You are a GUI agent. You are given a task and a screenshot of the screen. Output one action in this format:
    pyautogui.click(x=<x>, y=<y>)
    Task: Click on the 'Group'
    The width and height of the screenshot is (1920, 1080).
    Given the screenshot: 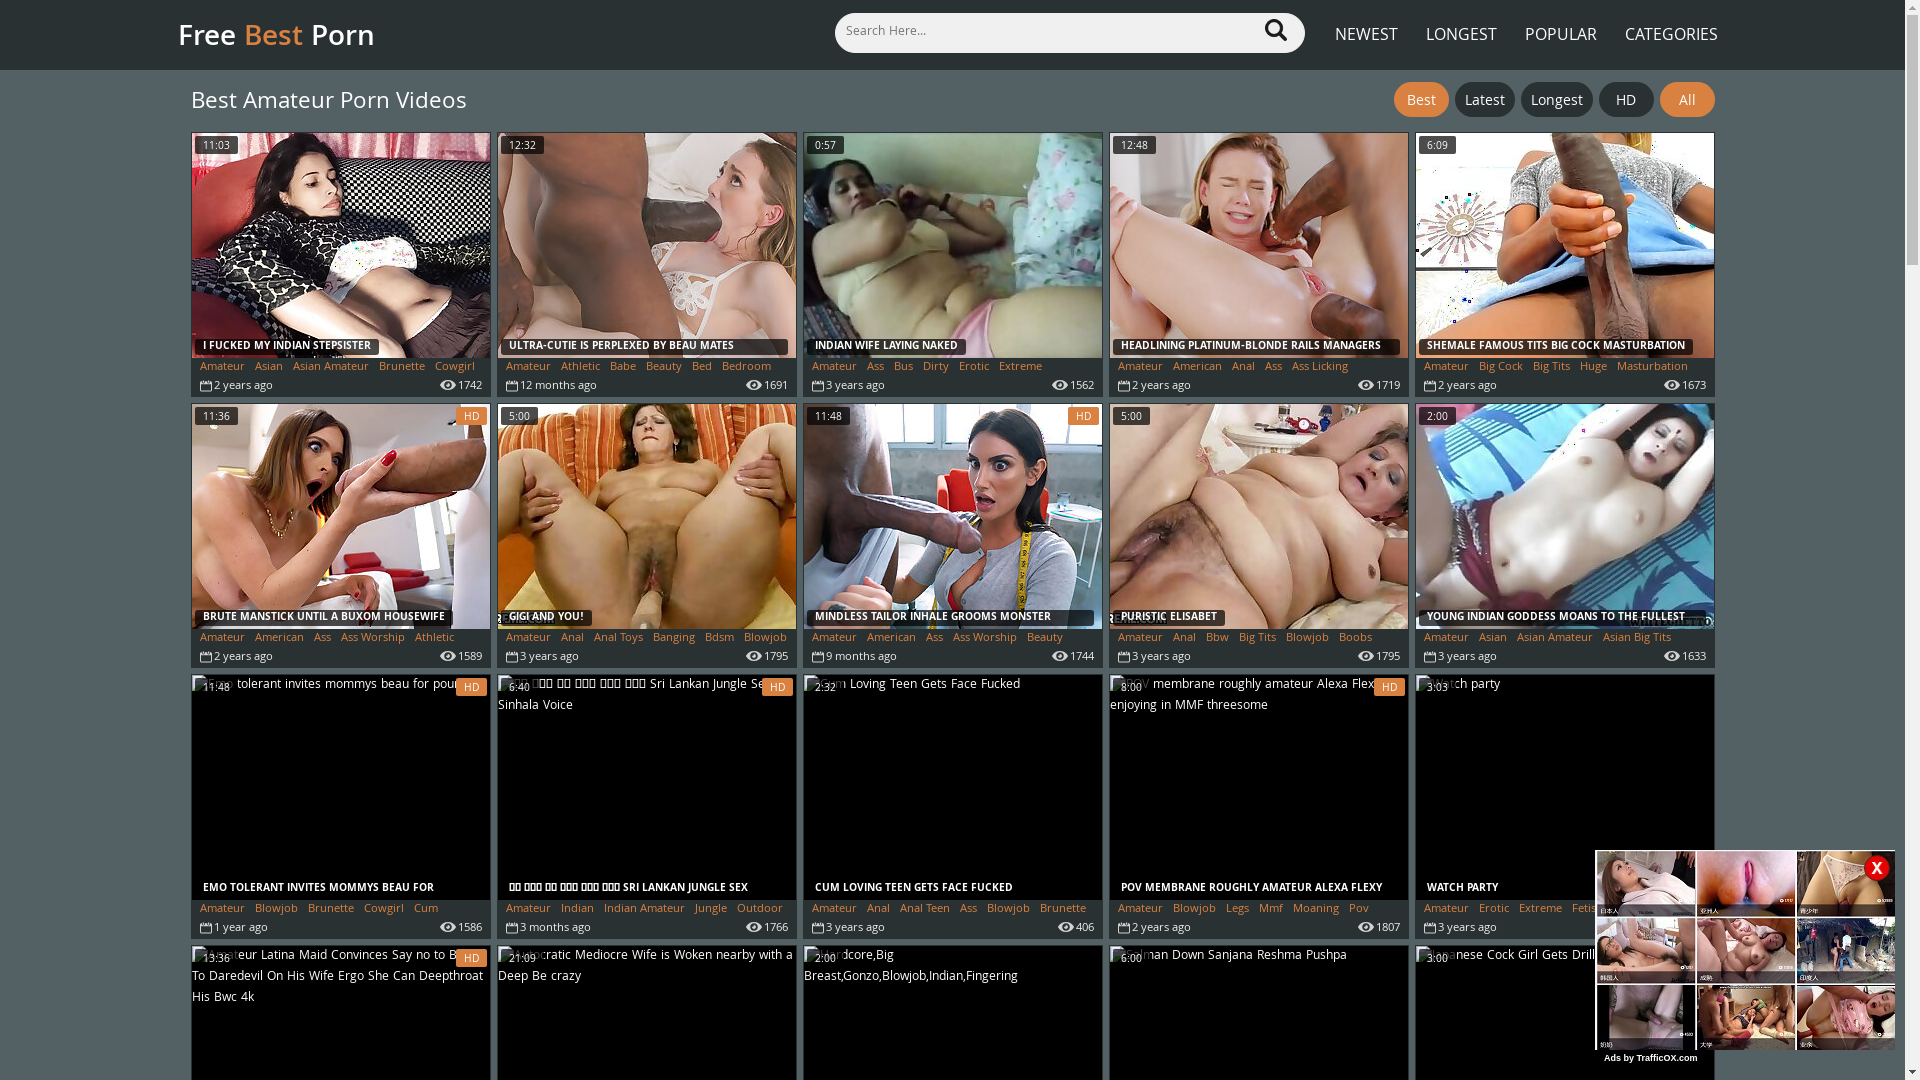 What is the action you would take?
    pyautogui.click(x=1679, y=909)
    